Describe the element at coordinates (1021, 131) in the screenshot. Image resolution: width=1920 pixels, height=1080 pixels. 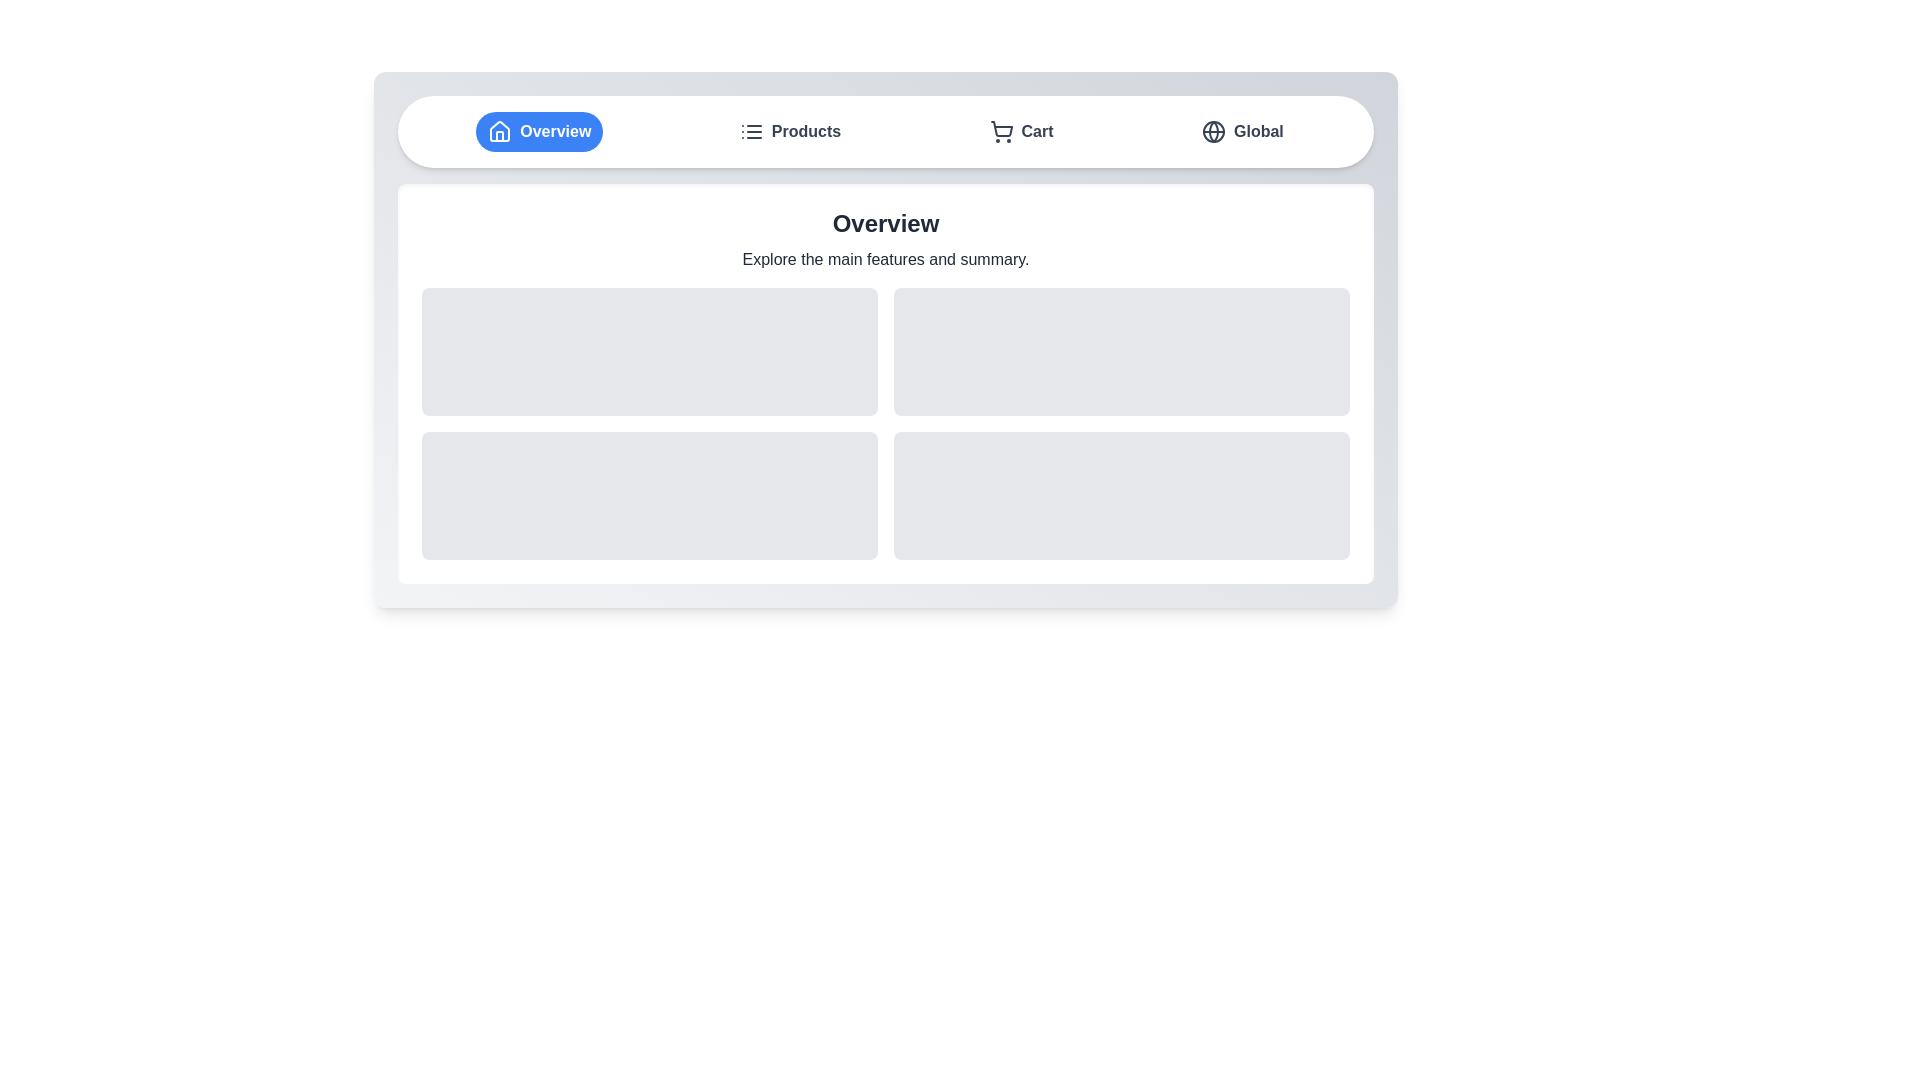
I see `the Cart tab to observe visual feedback` at that location.